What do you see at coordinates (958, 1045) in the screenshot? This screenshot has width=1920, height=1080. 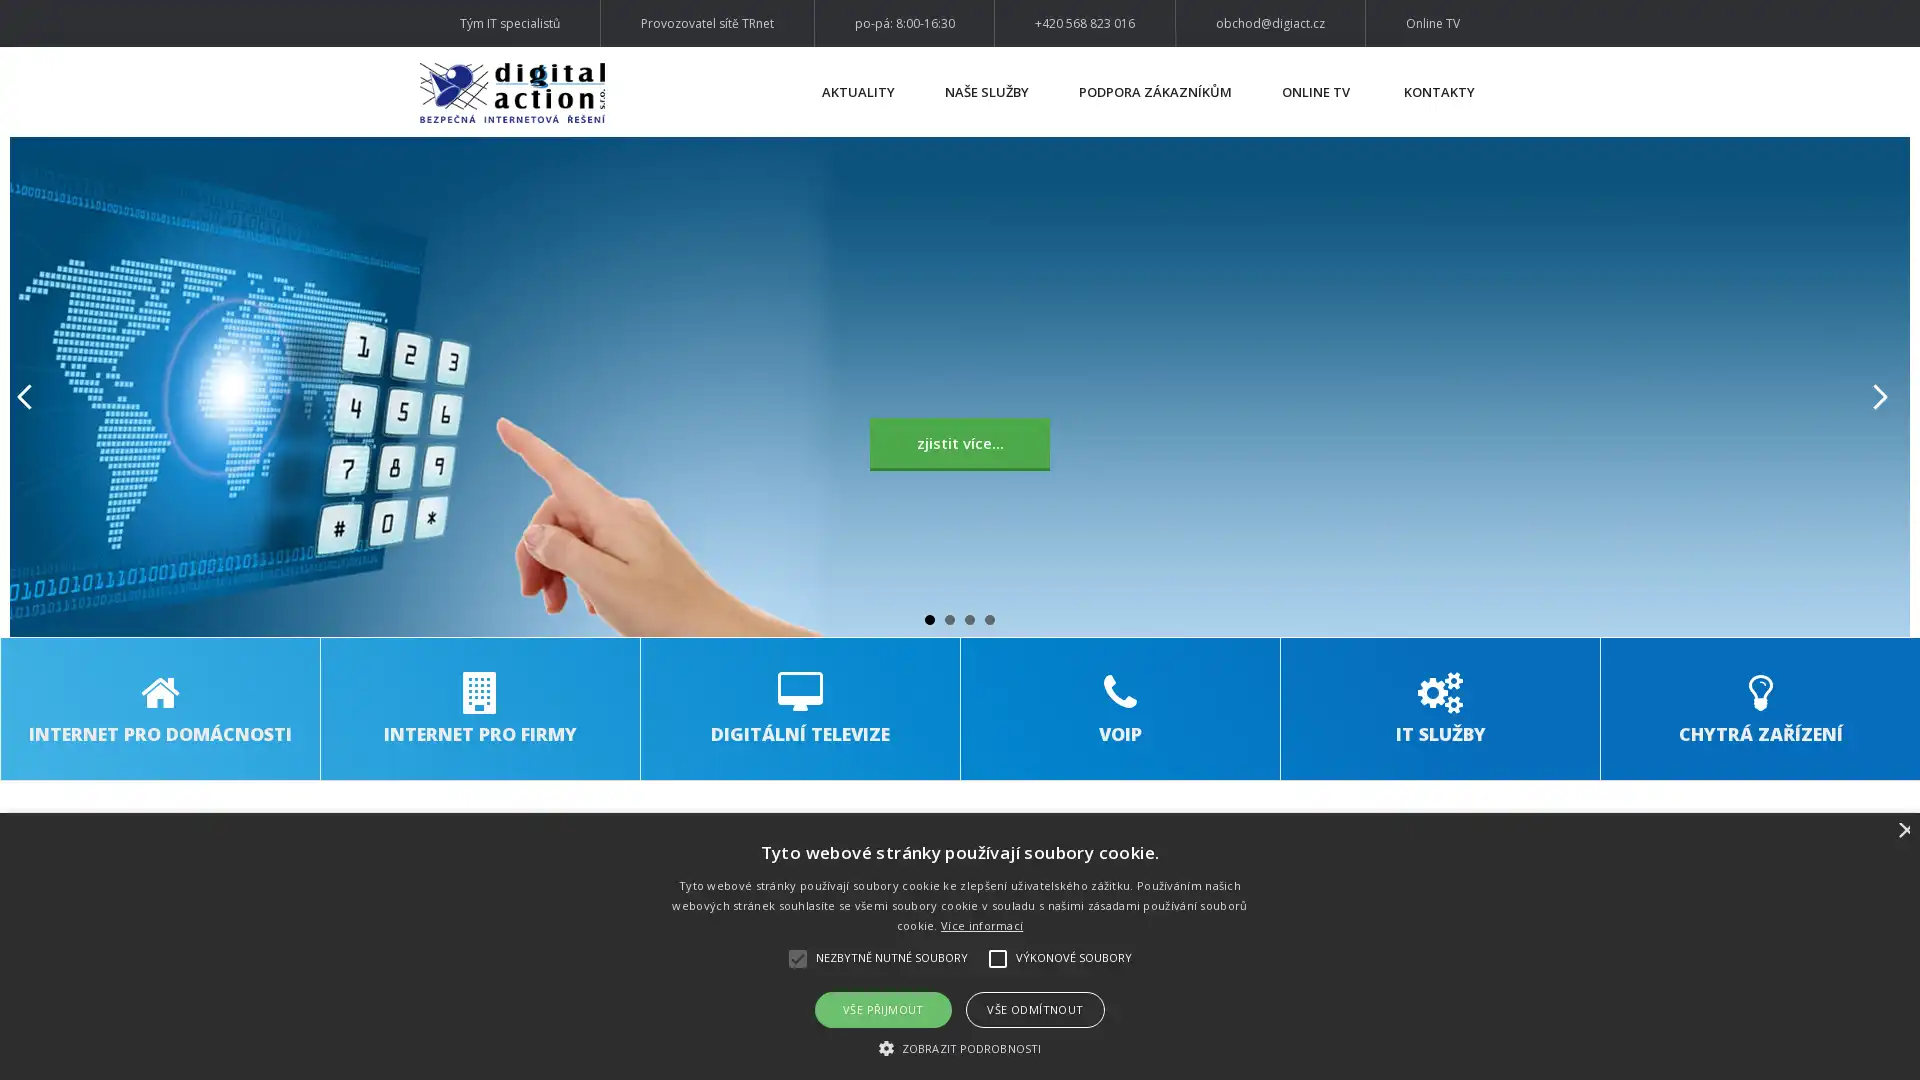 I see `ZOBRAZIT PODROBNOSTI` at bounding box center [958, 1045].